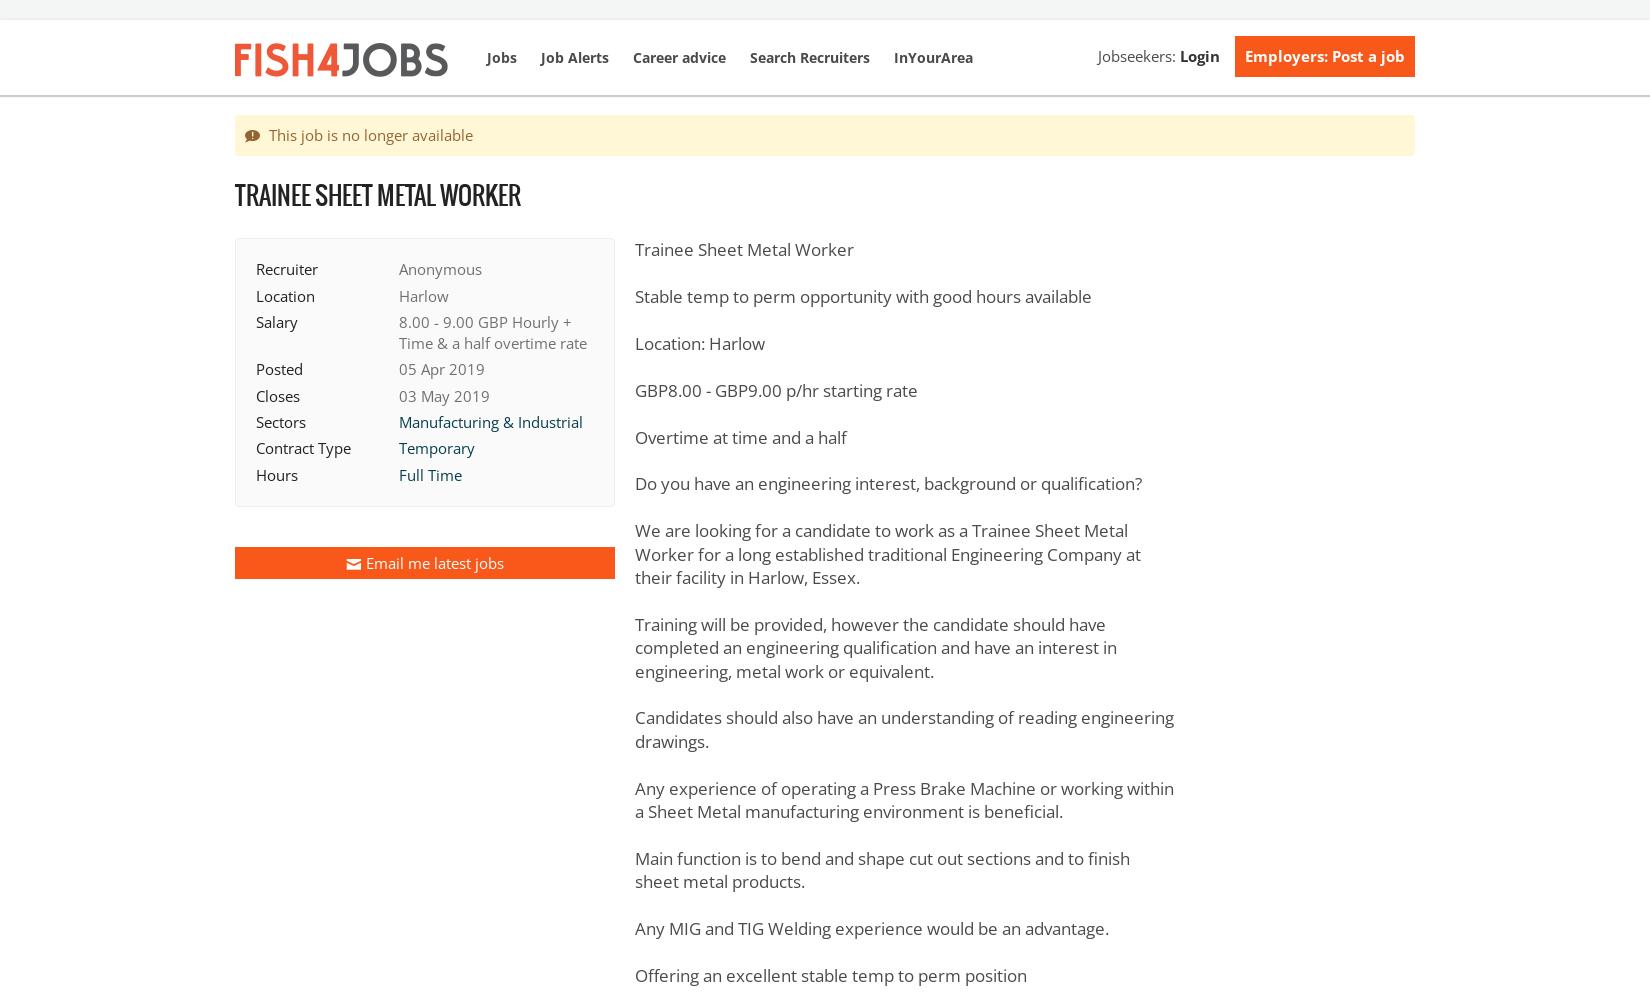  What do you see at coordinates (277, 473) in the screenshot?
I see `'Hours'` at bounding box center [277, 473].